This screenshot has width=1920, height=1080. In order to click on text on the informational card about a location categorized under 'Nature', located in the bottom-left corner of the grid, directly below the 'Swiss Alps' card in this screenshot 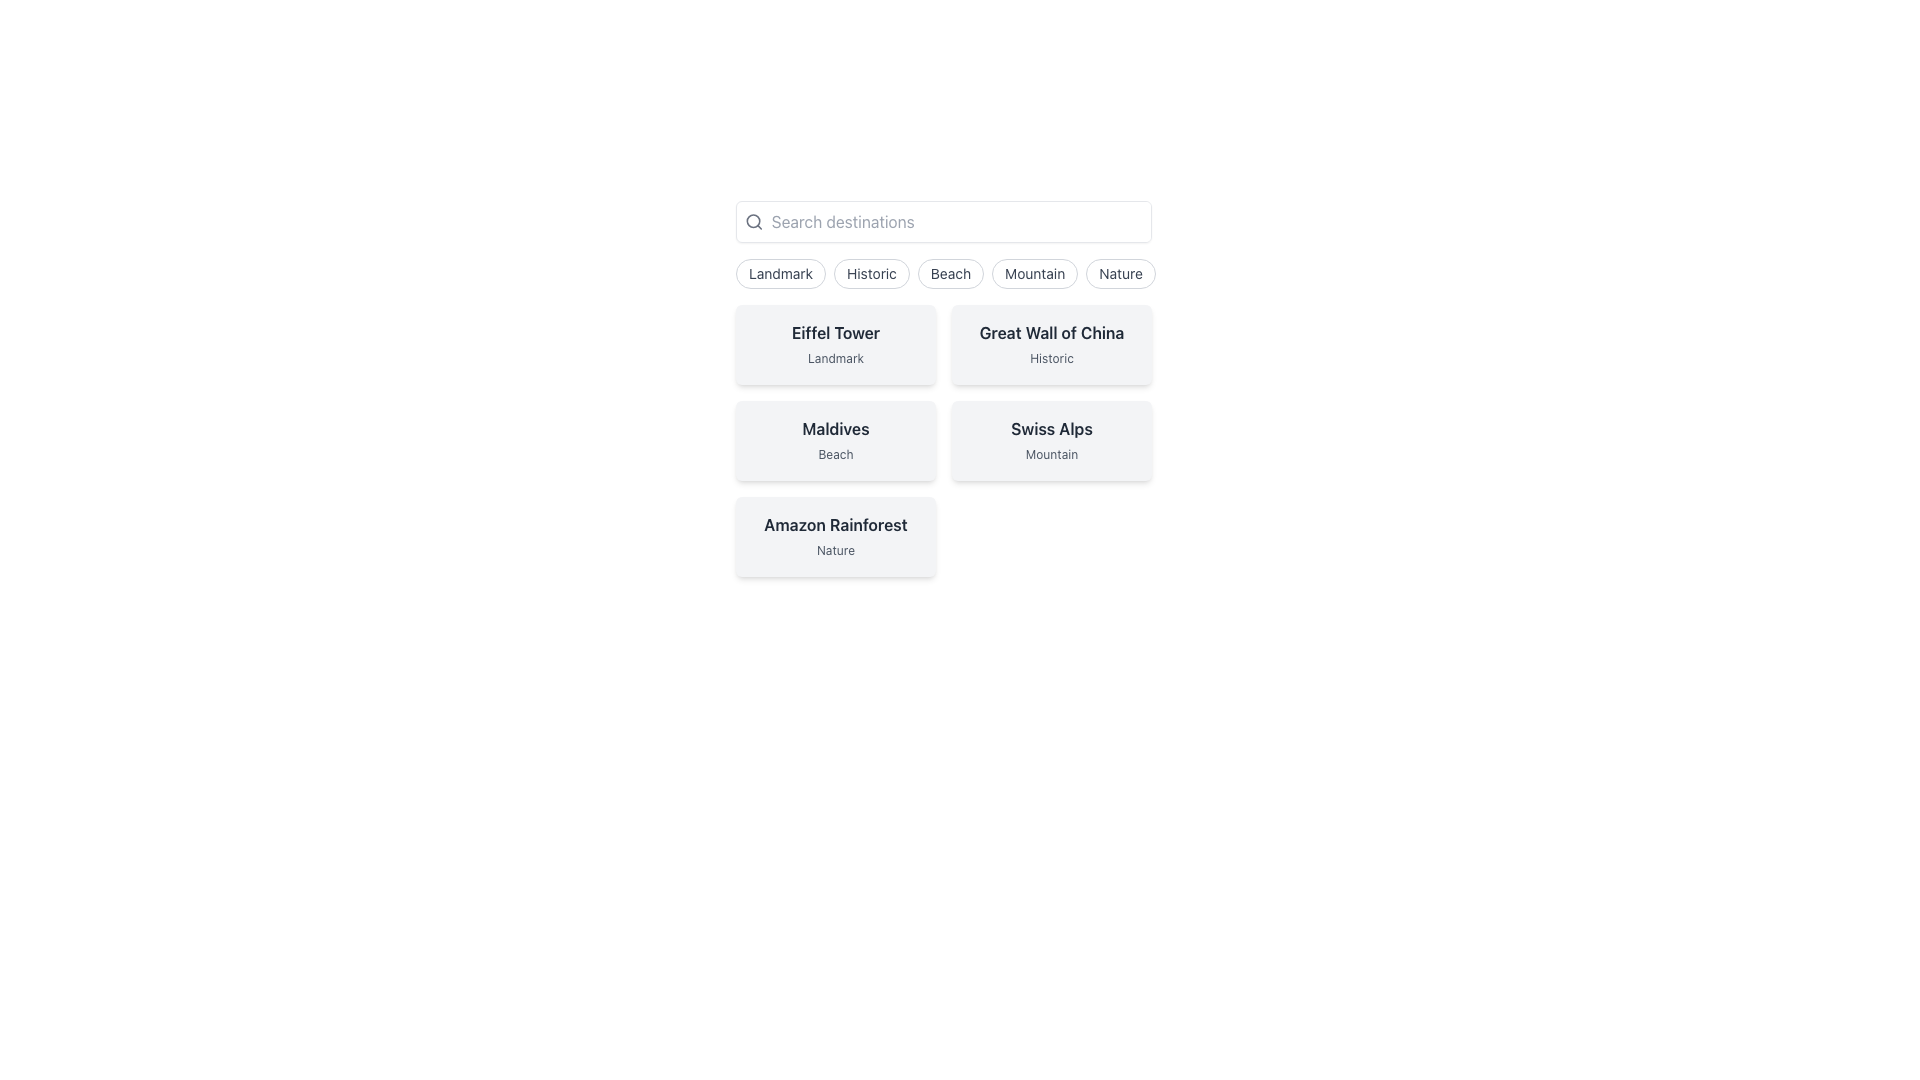, I will do `click(835, 535)`.